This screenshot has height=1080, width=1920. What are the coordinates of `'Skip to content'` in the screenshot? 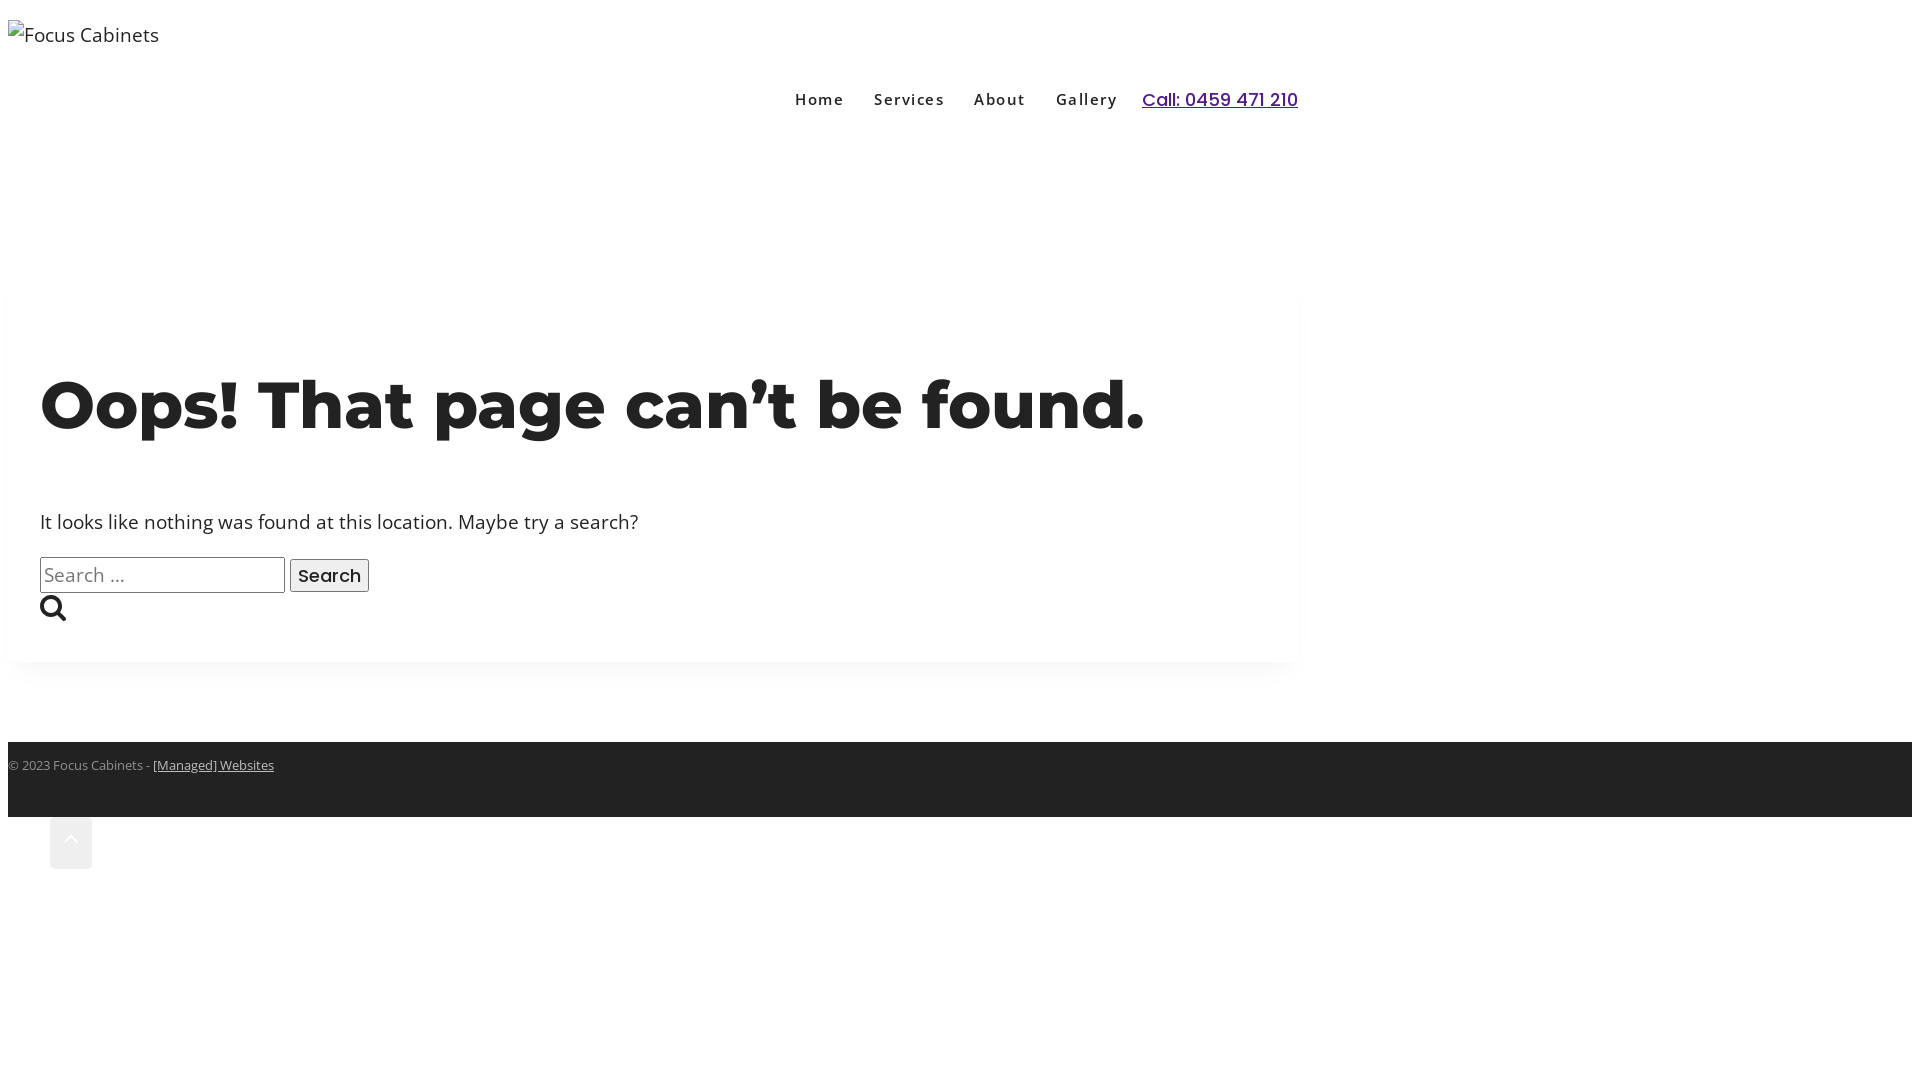 It's located at (7, 7).